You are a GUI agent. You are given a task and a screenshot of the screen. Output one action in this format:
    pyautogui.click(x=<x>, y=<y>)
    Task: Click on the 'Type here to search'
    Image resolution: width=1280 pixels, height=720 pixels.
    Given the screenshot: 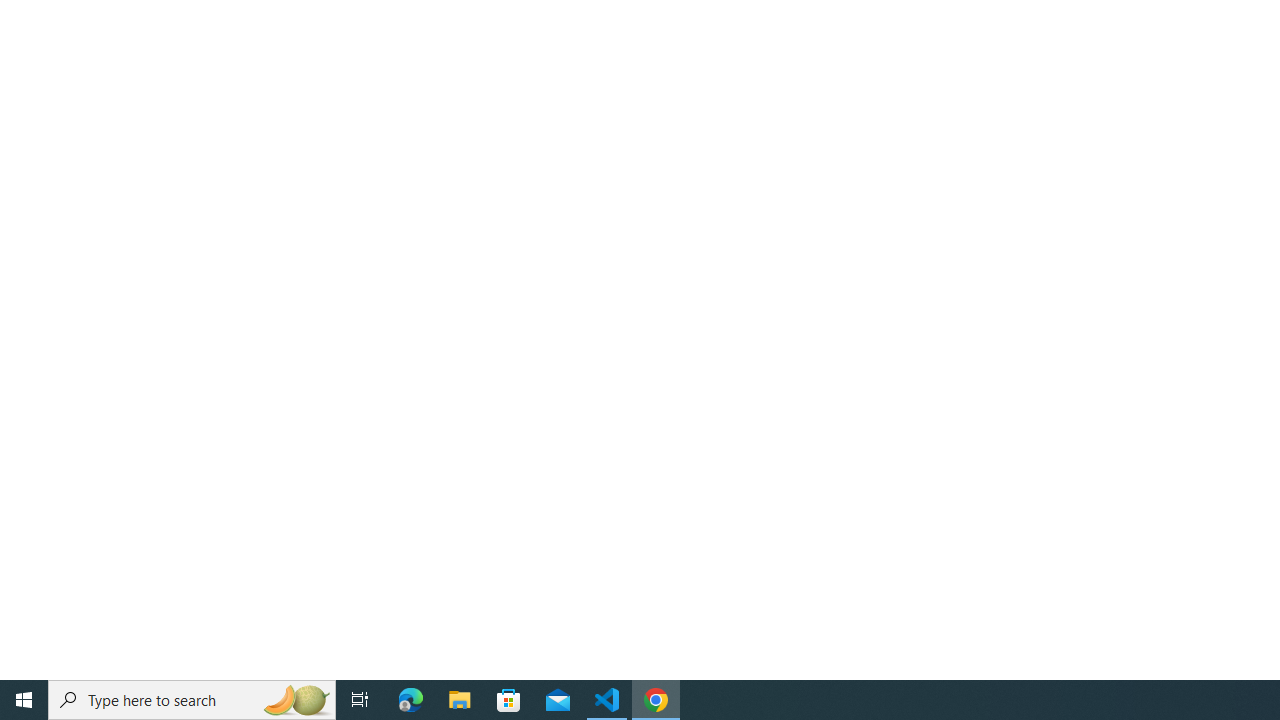 What is the action you would take?
    pyautogui.click(x=192, y=698)
    